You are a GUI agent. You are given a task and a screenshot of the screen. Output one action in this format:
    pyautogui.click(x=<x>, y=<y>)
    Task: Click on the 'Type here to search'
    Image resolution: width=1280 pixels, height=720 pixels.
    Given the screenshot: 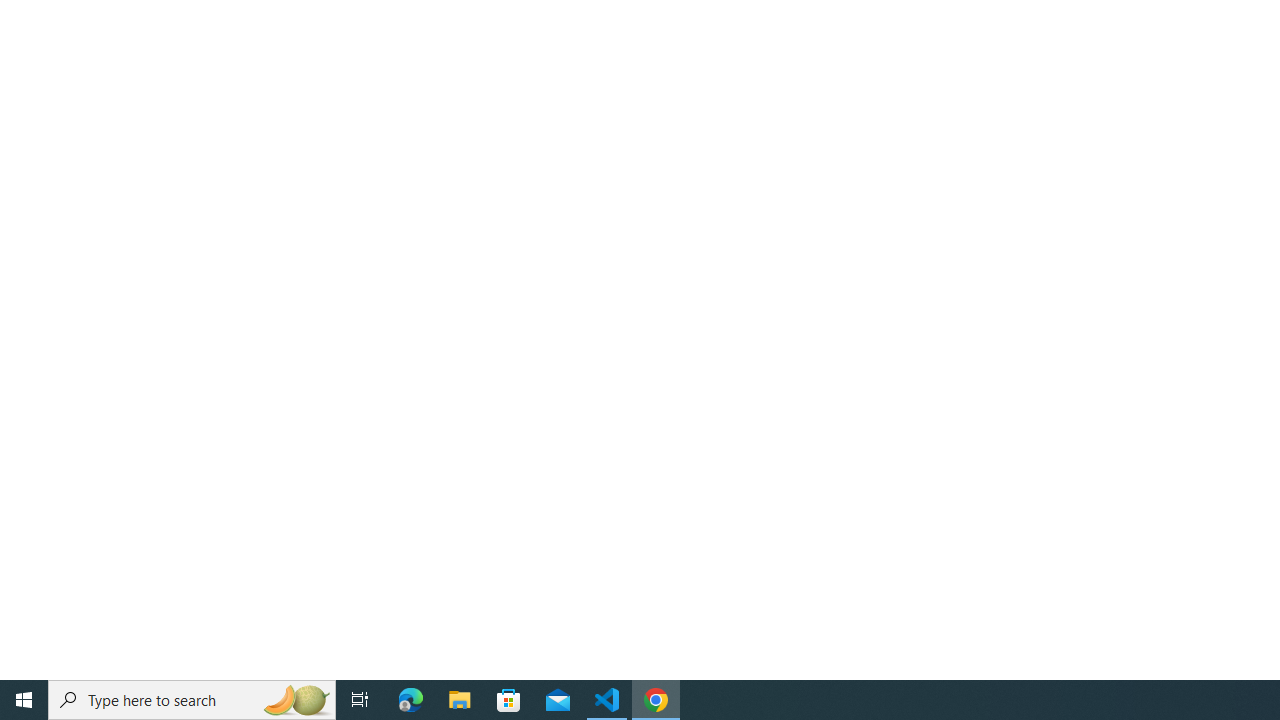 What is the action you would take?
    pyautogui.click(x=192, y=698)
    